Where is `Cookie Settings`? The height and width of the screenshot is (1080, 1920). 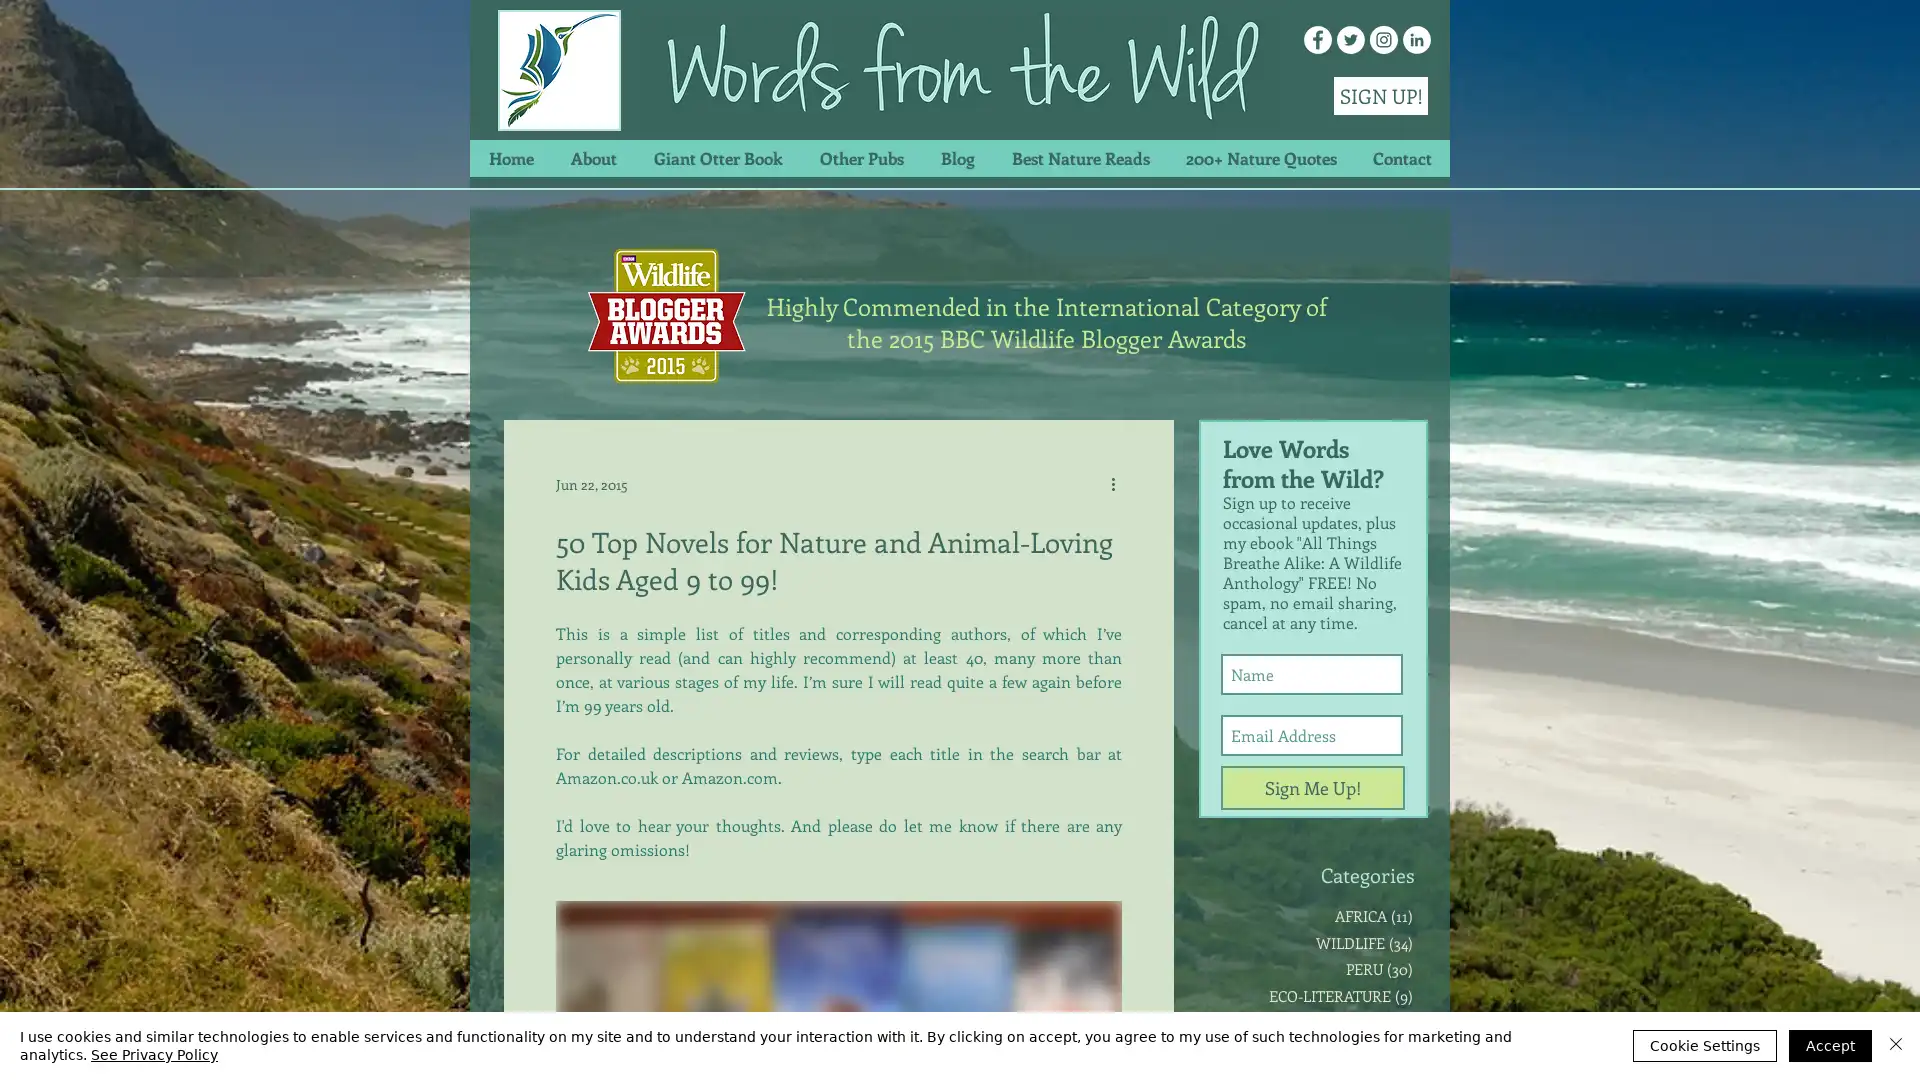
Cookie Settings is located at coordinates (1703, 1044).